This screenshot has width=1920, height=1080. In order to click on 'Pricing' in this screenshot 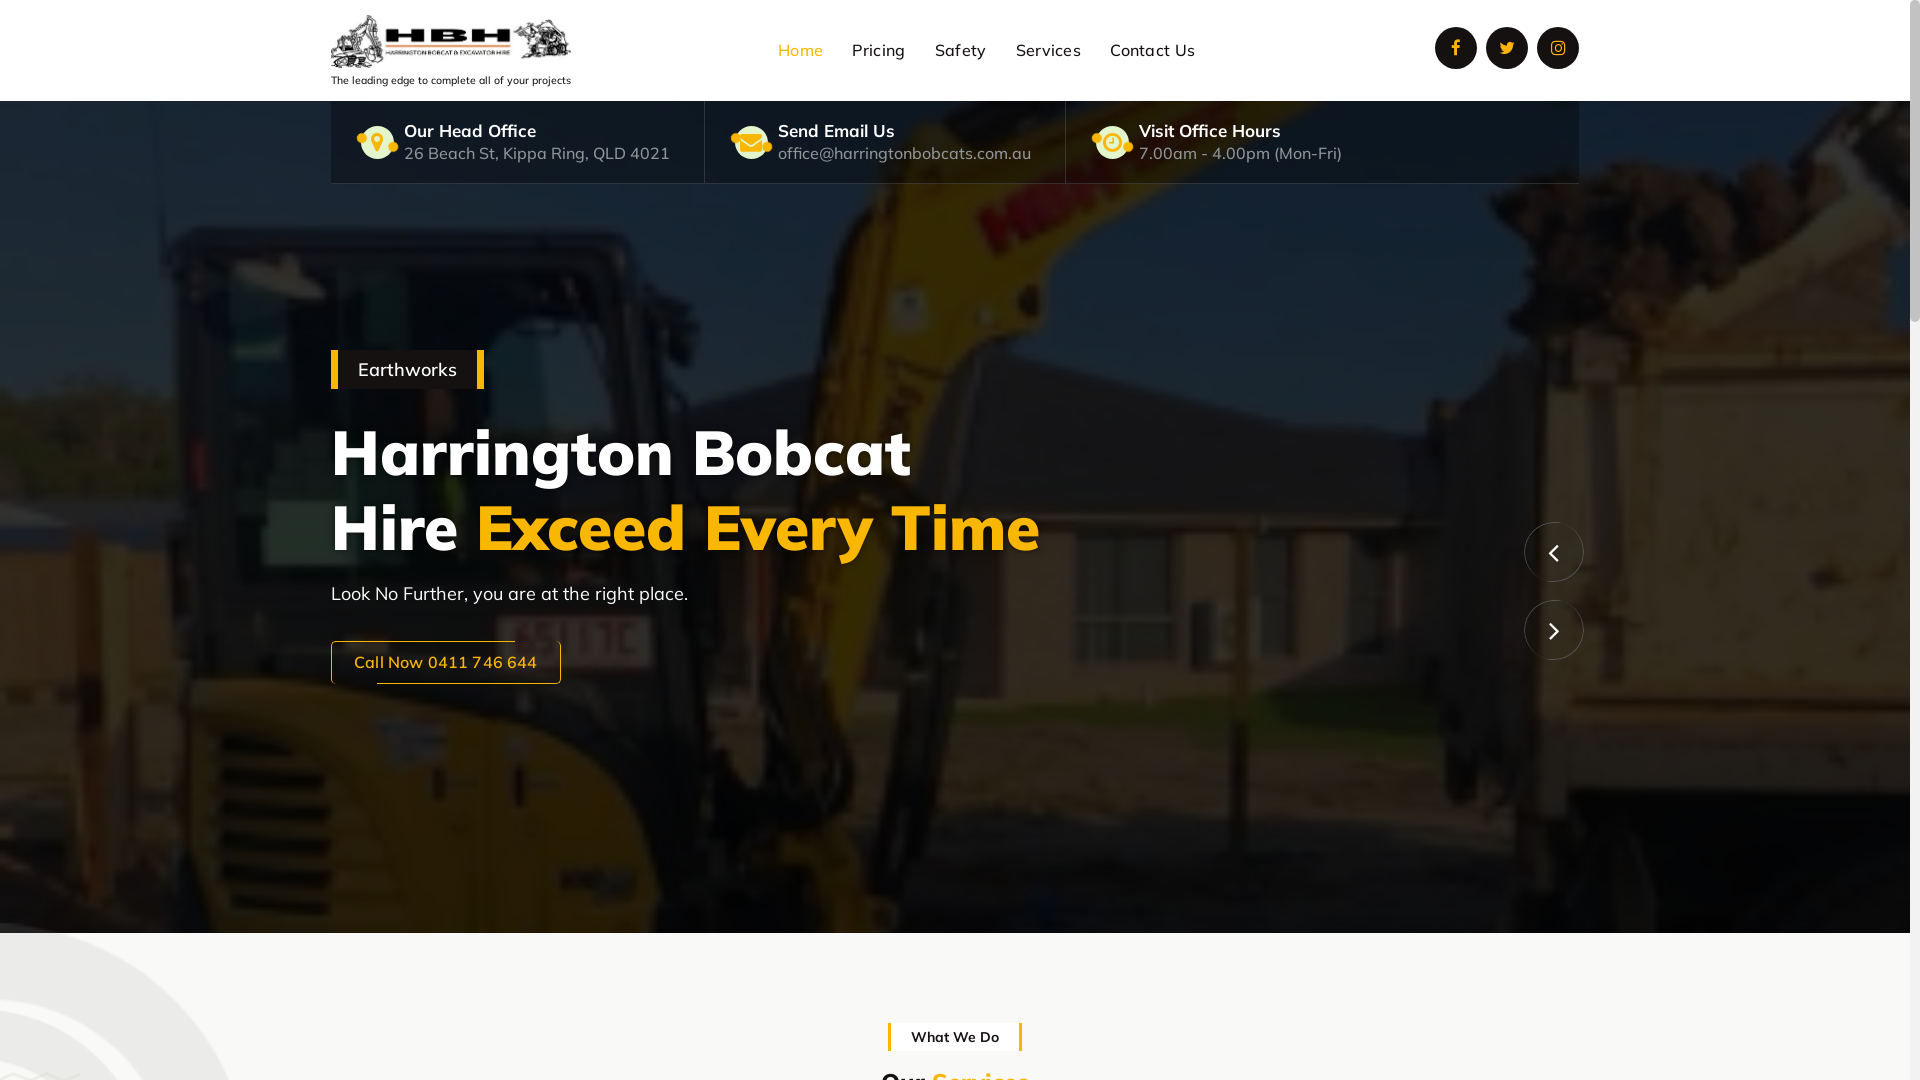, I will do `click(878, 49)`.